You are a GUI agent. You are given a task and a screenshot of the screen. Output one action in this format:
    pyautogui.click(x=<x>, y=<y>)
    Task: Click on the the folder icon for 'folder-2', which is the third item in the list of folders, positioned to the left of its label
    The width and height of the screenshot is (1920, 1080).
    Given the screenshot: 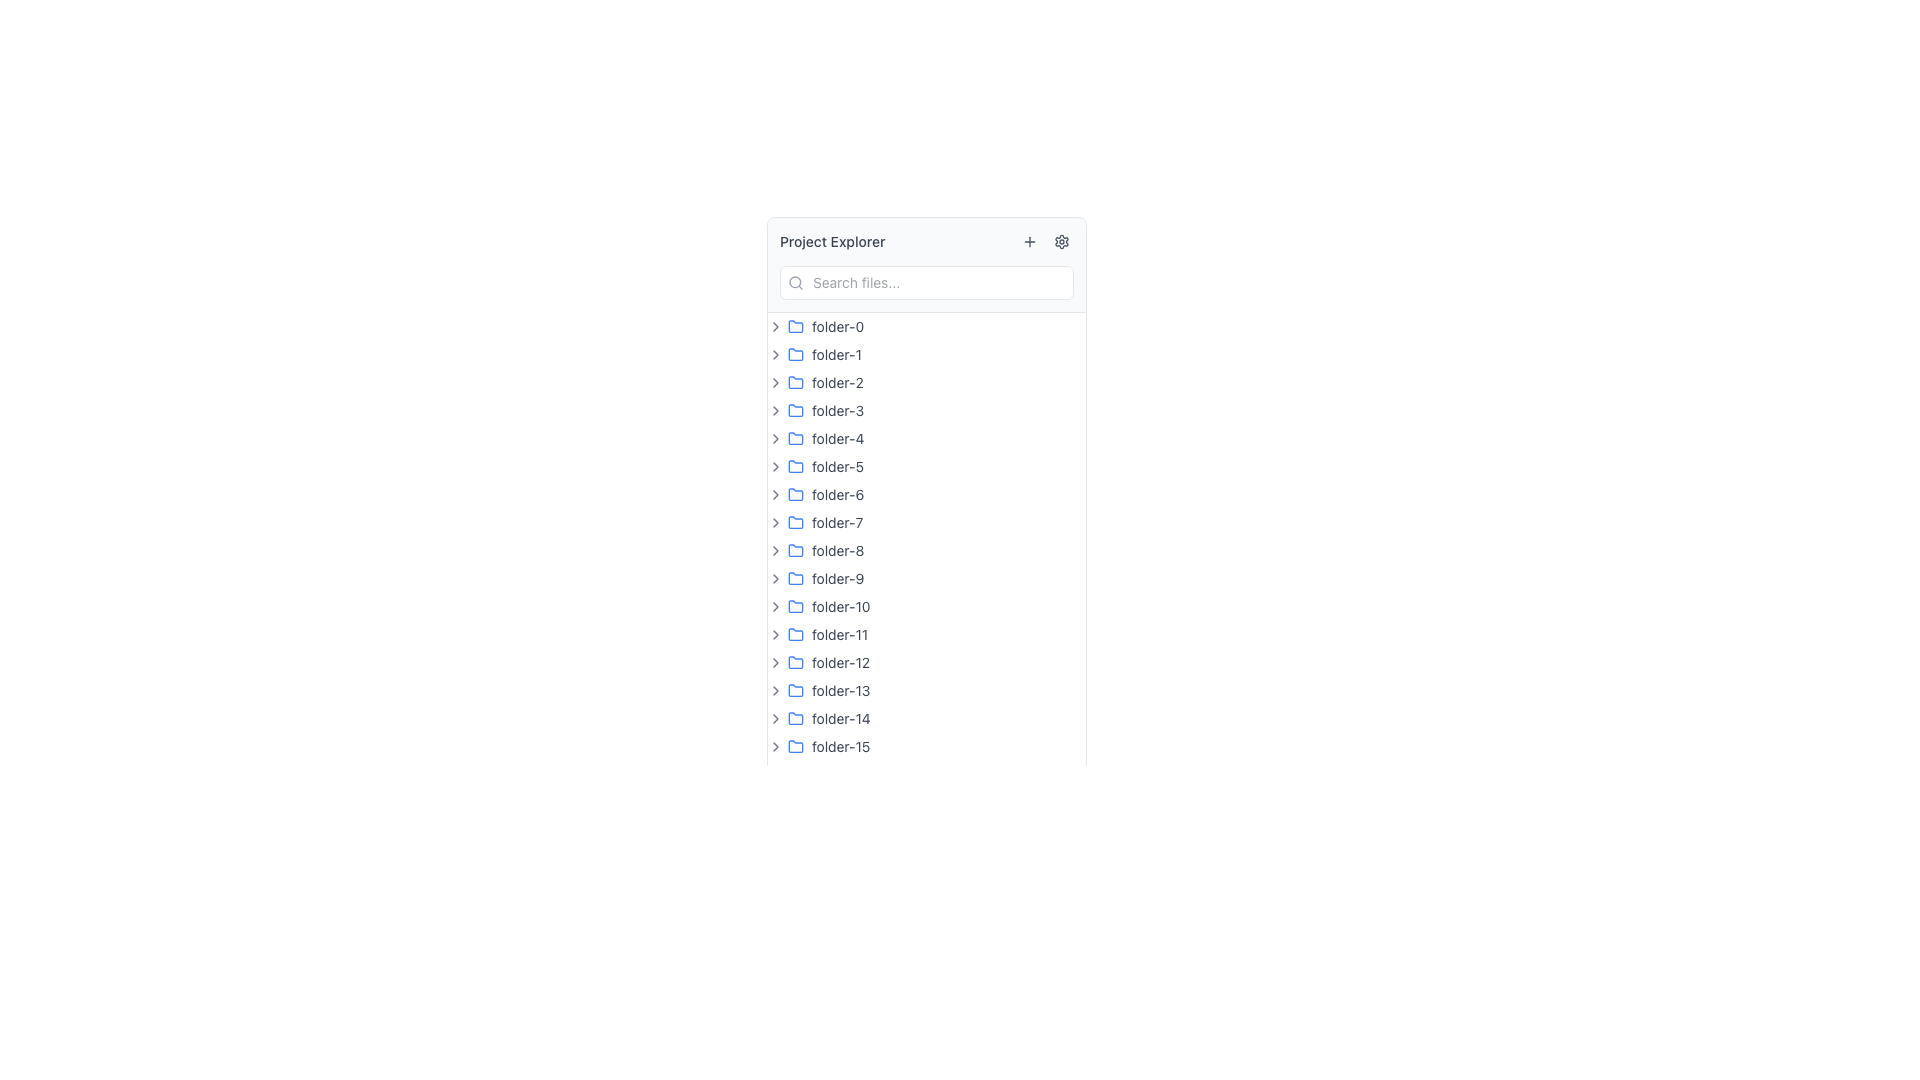 What is the action you would take?
    pyautogui.click(x=795, y=381)
    